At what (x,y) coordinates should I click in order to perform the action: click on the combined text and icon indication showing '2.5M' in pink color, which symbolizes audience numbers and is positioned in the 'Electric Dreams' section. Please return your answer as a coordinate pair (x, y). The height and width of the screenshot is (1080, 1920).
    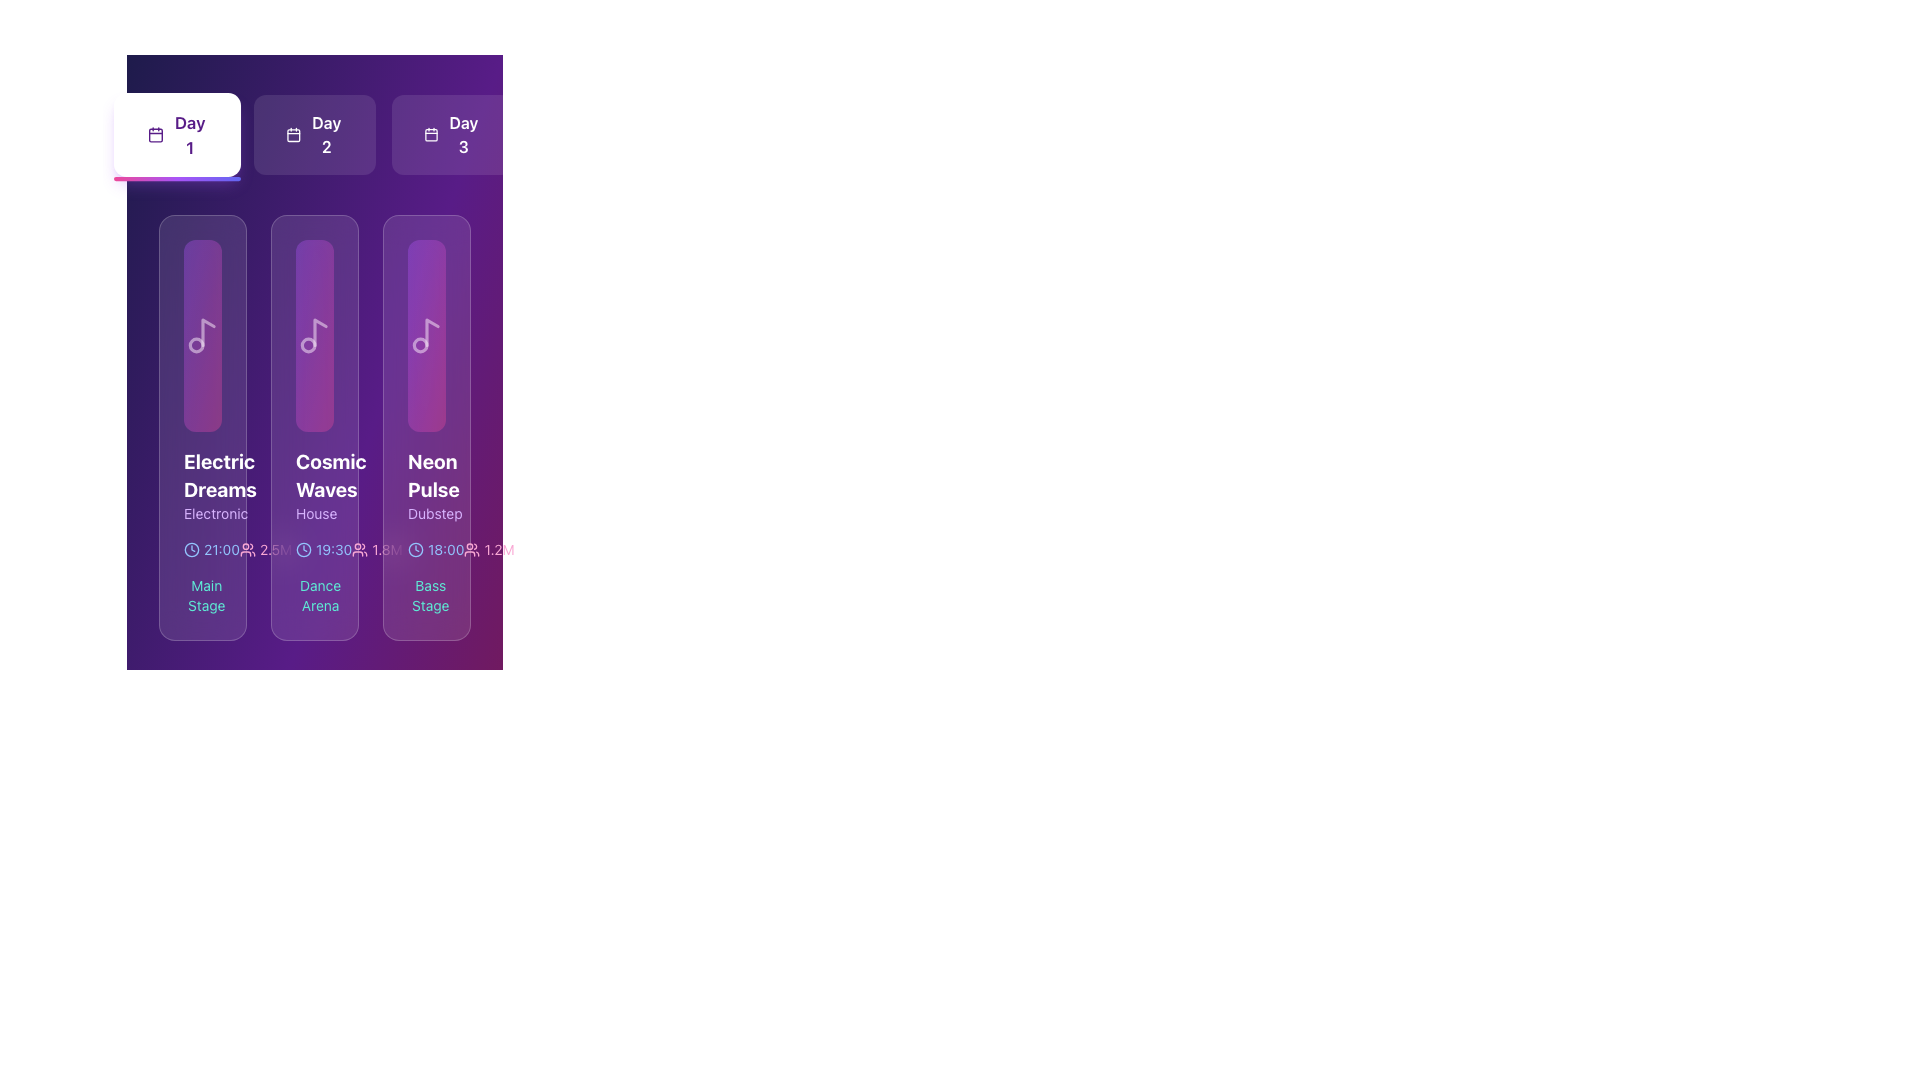
    Looking at the image, I should click on (265, 550).